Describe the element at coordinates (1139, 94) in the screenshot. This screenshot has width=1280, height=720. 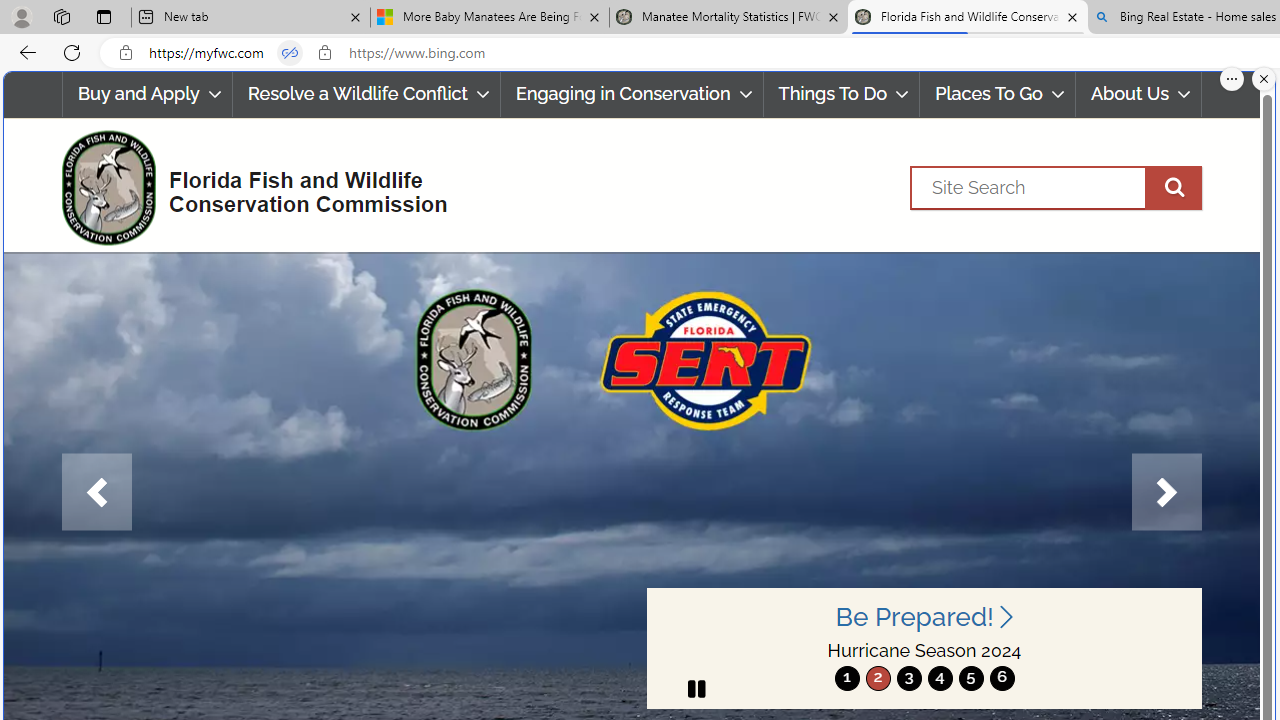
I see `'About Us'` at that location.